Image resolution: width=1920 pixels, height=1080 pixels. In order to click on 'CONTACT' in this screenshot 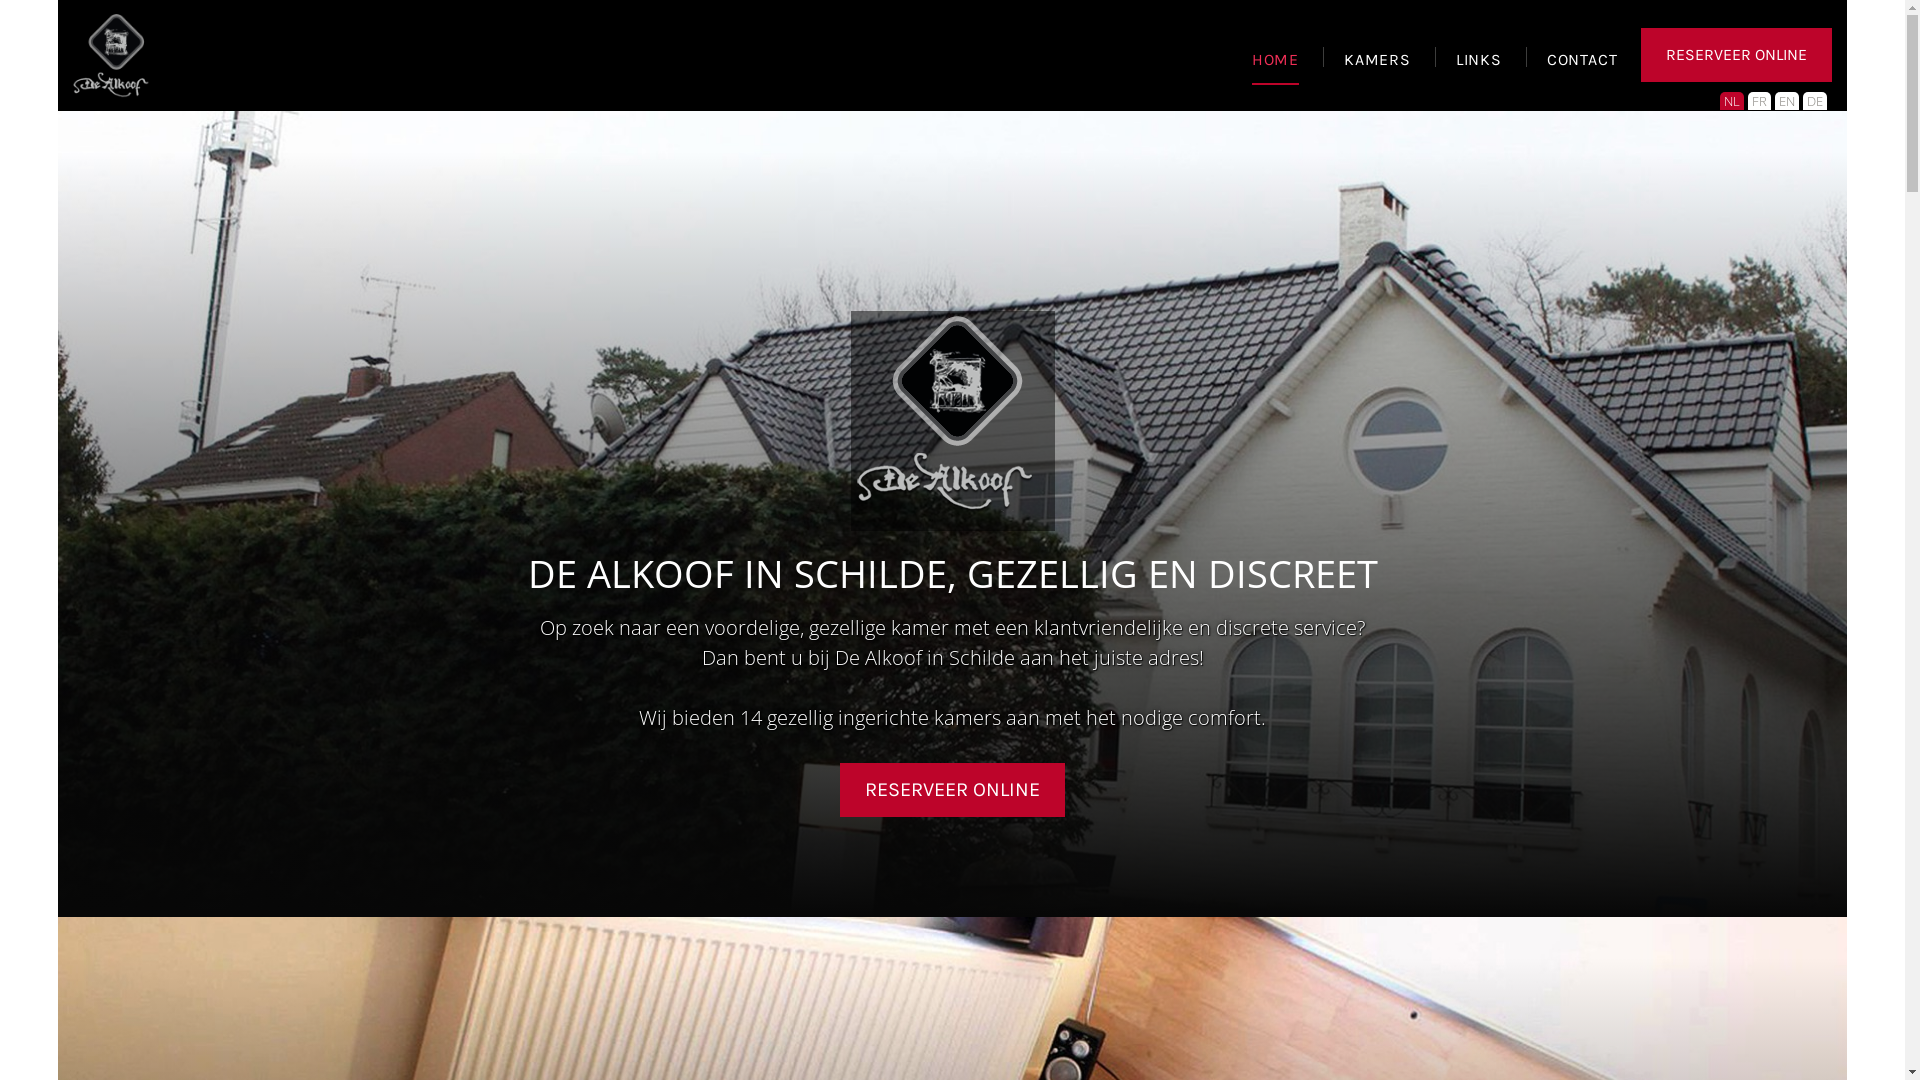, I will do `click(1581, 66)`.